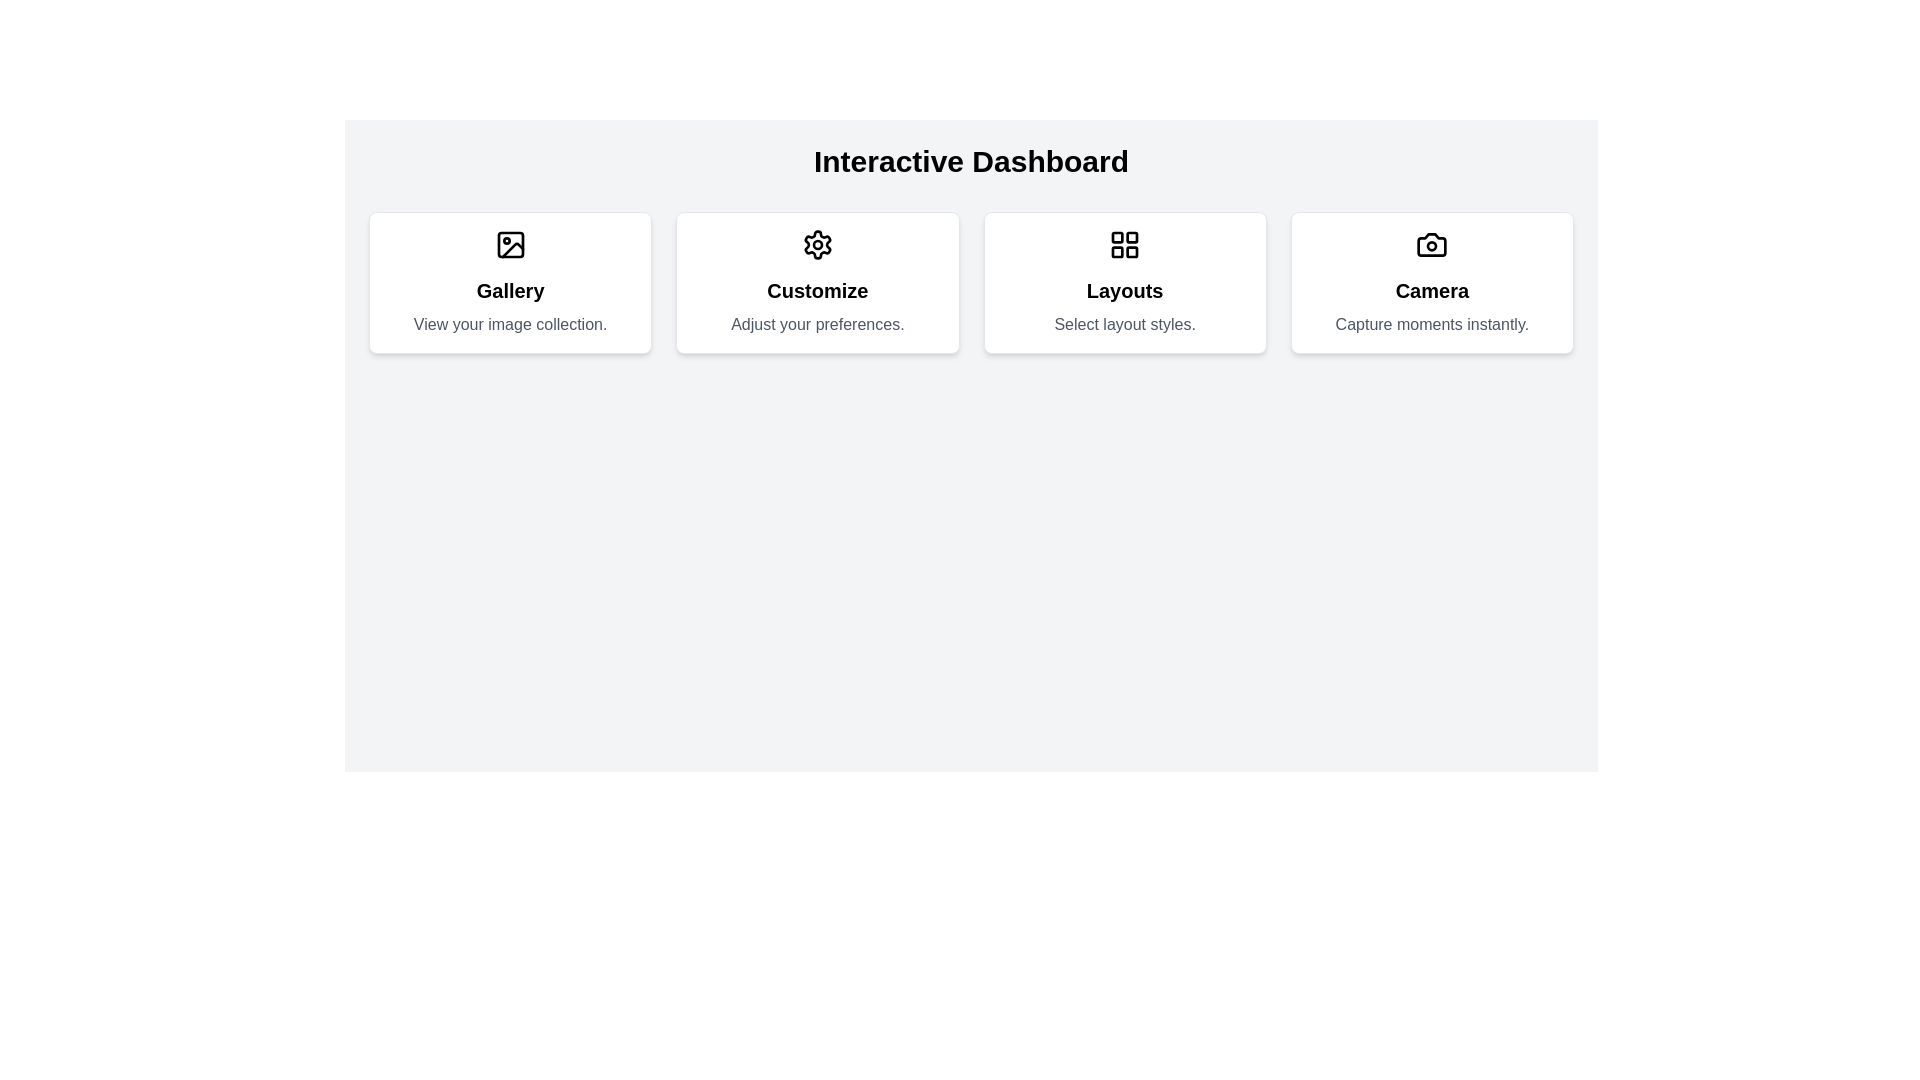  I want to click on the second square in the top row of the grid icon located above the 'Layouts' label, so click(1132, 236).